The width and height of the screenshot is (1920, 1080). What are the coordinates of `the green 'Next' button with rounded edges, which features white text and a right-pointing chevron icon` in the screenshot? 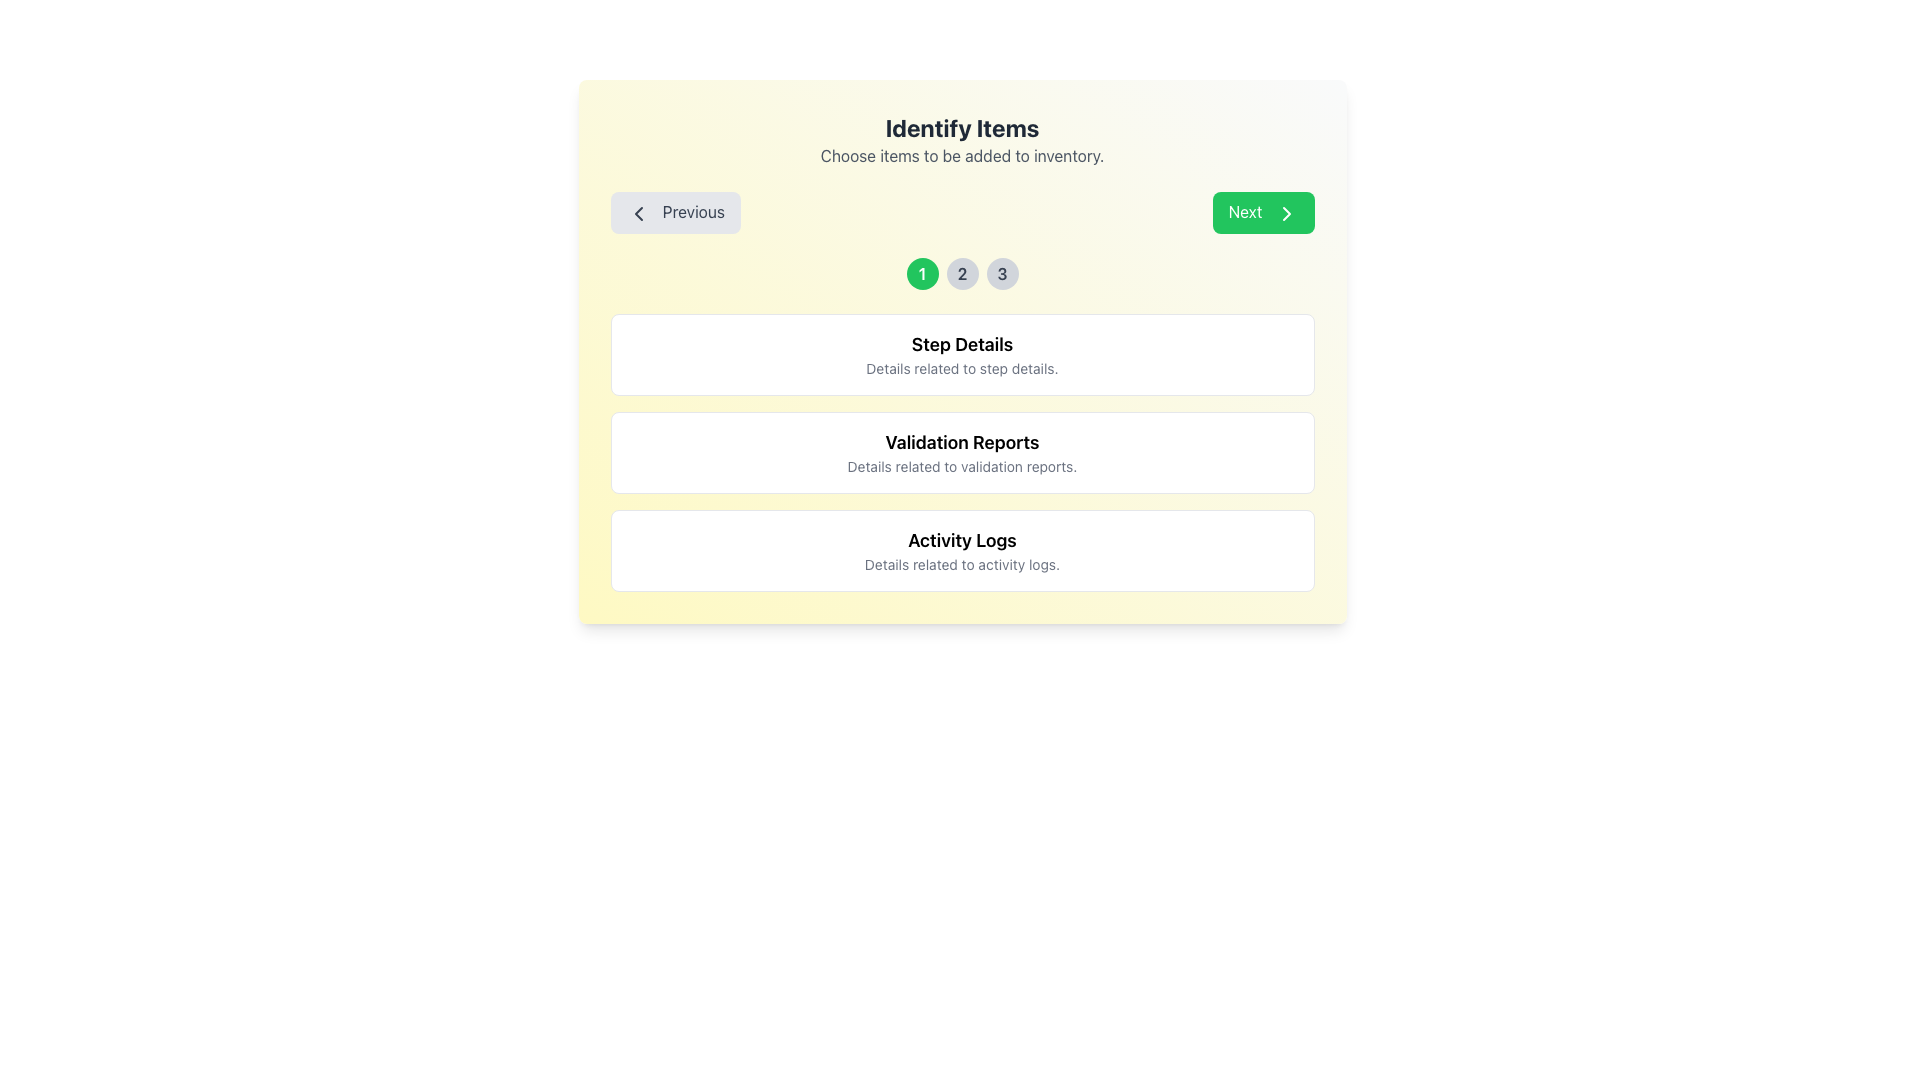 It's located at (1262, 212).